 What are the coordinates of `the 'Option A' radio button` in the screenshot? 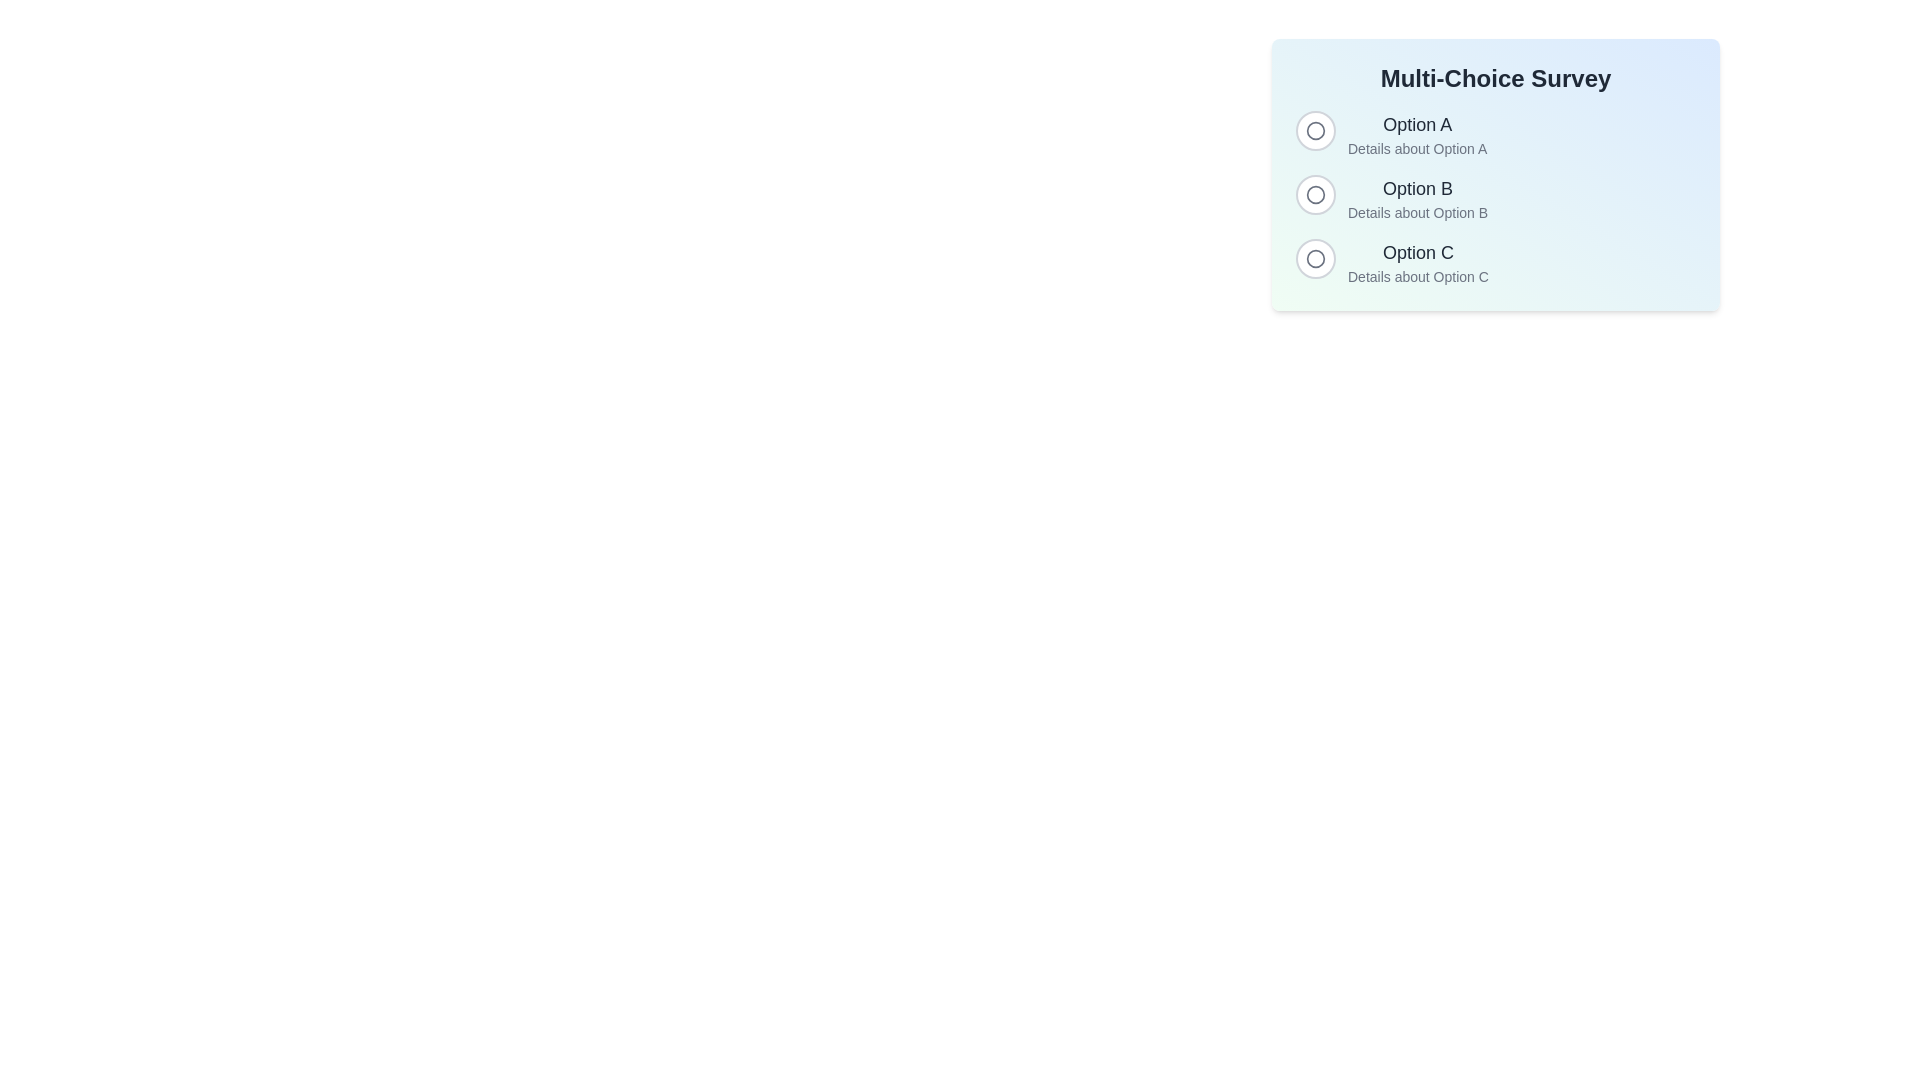 It's located at (1315, 131).